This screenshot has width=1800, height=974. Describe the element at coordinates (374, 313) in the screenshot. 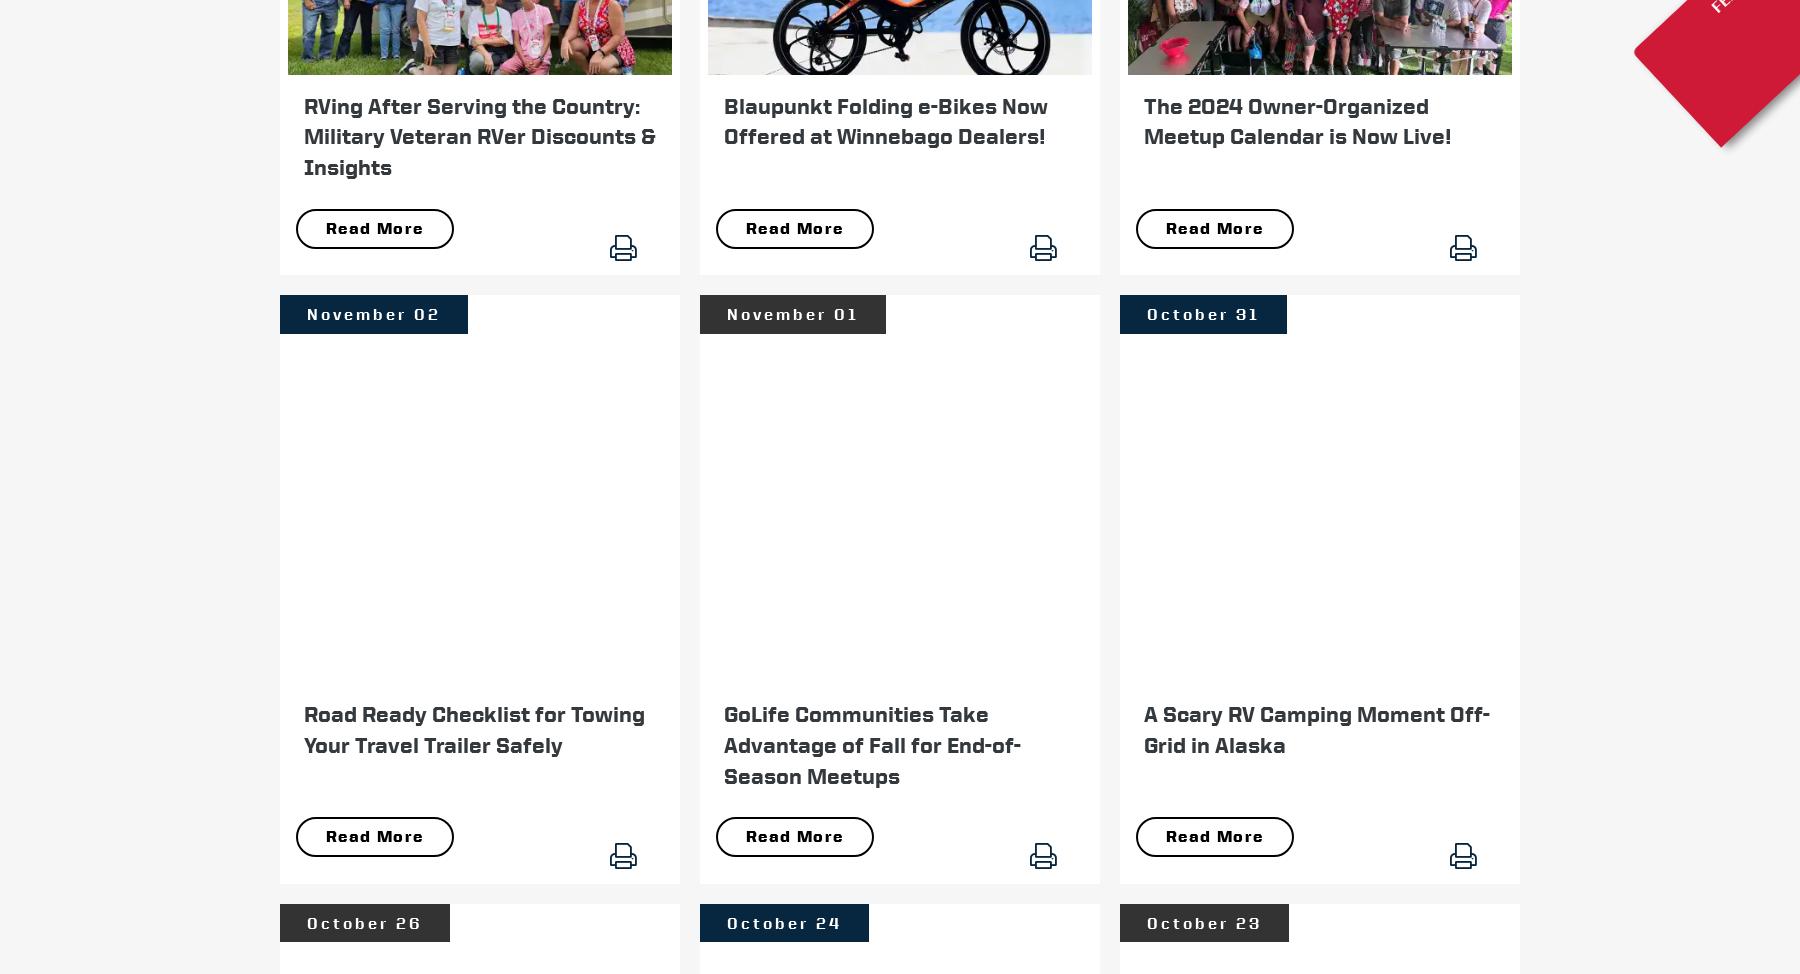

I see `'November 02'` at that location.